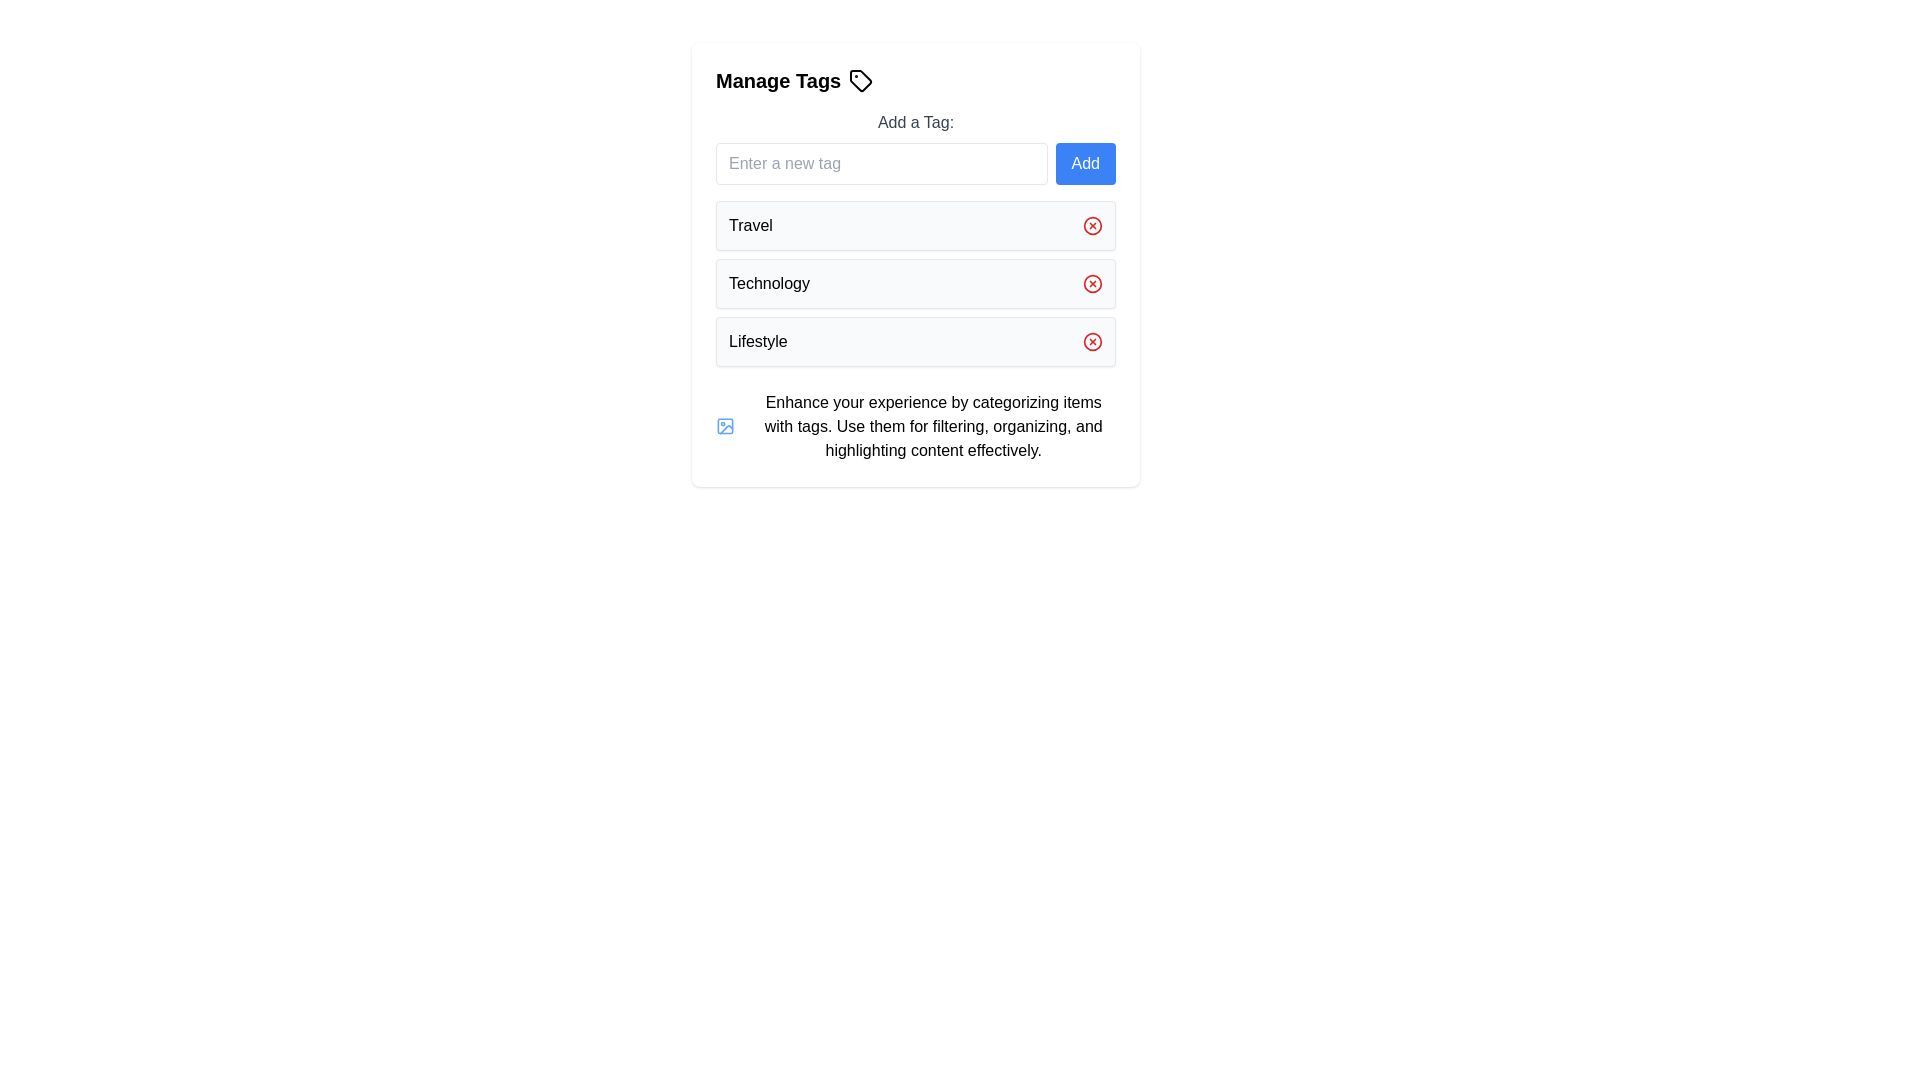  I want to click on the icon located immediately to the right of the 'Technology' tag, so click(1092, 284).